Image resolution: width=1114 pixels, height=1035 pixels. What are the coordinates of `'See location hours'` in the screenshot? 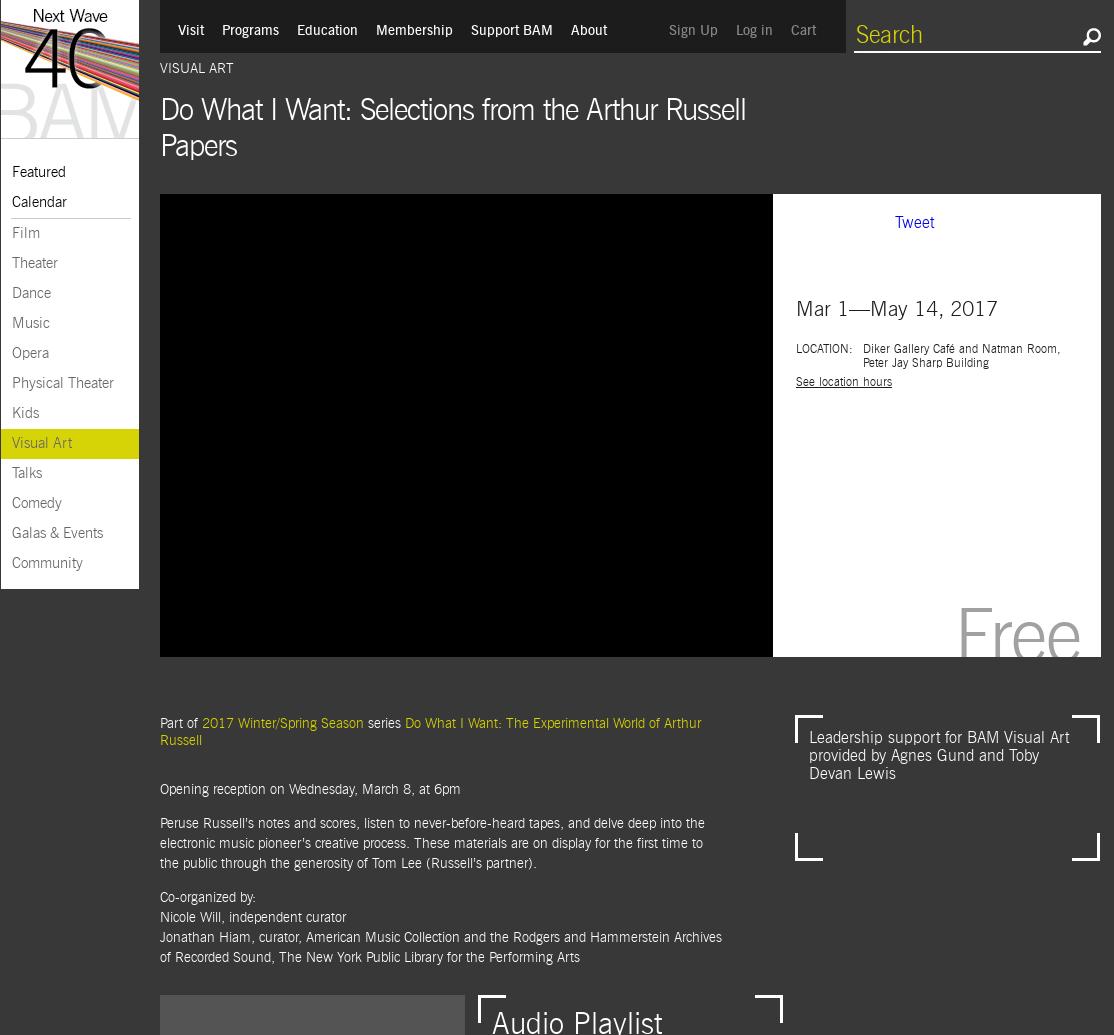 It's located at (842, 382).